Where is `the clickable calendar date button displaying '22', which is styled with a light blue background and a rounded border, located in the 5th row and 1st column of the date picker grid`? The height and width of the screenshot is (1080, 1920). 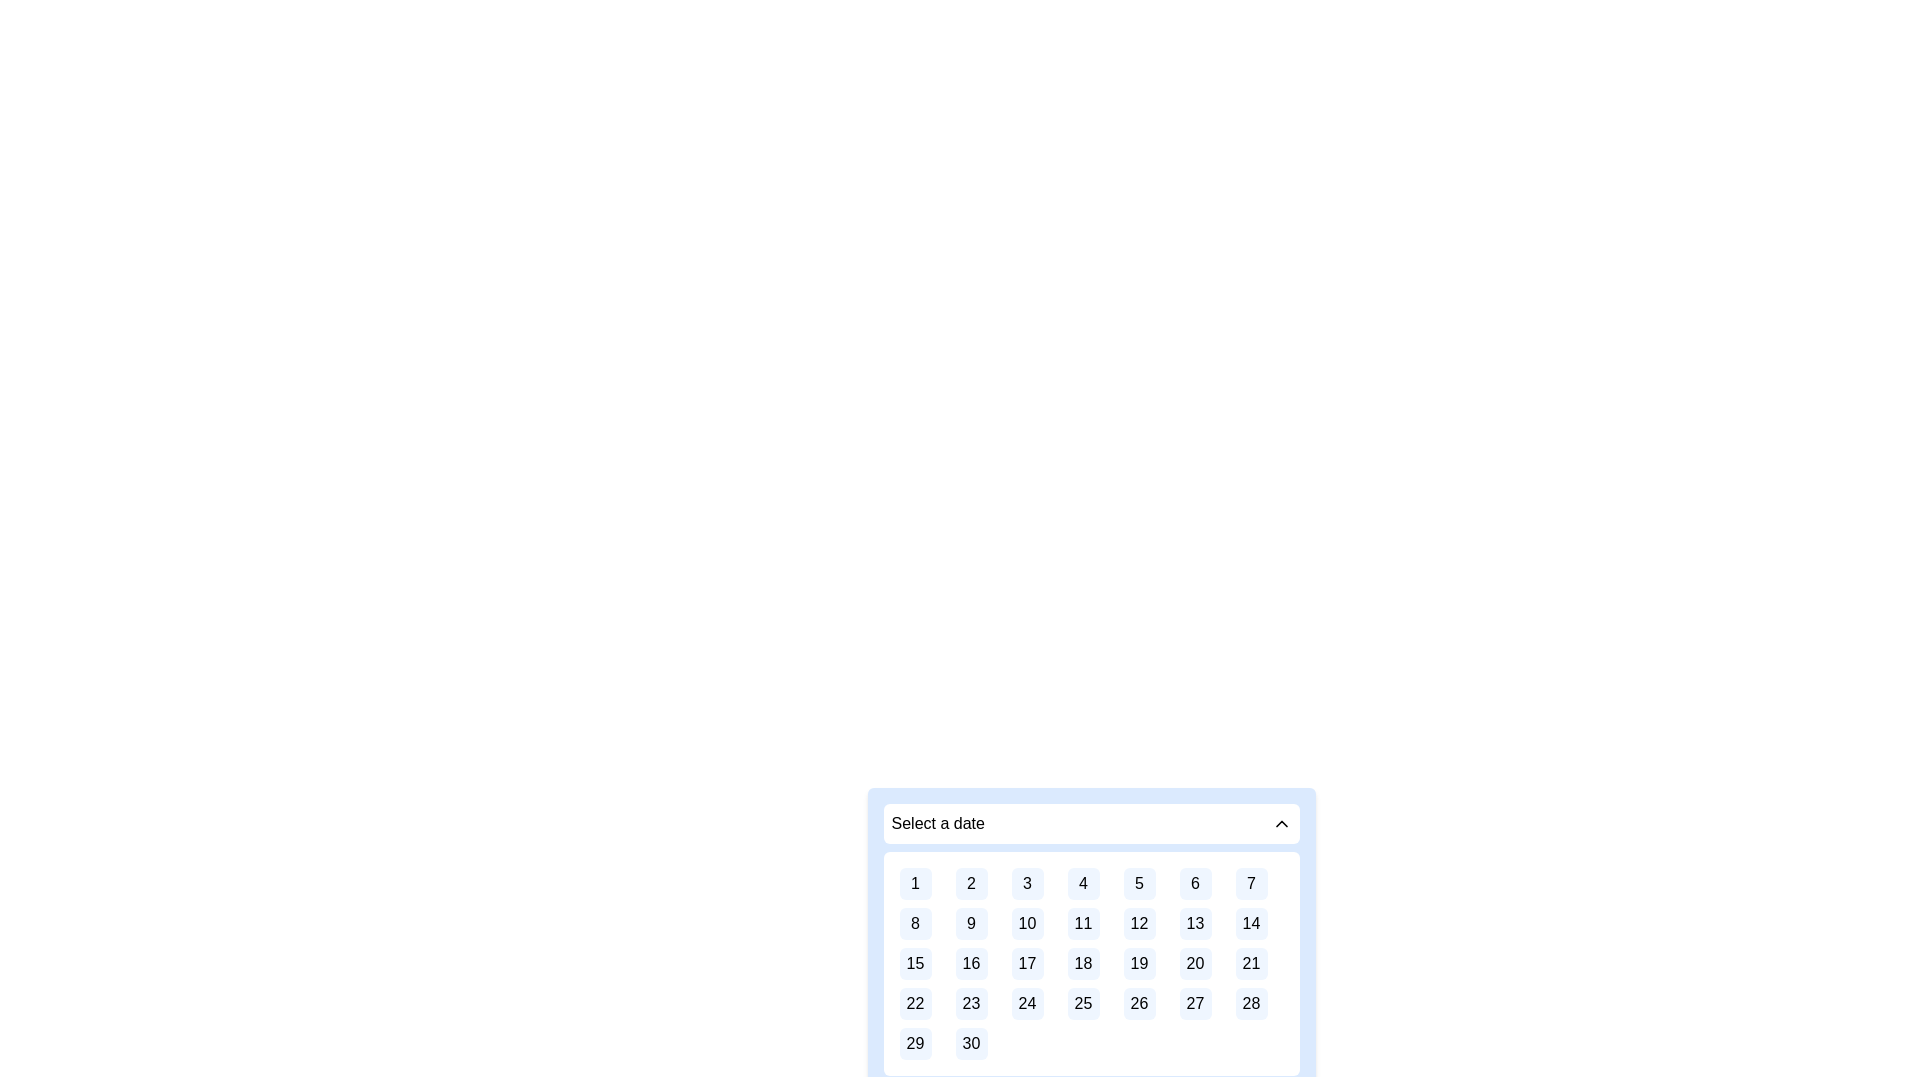 the clickable calendar date button displaying '22', which is styled with a light blue background and a rounded border, located in the 5th row and 1st column of the date picker grid is located at coordinates (914, 1003).